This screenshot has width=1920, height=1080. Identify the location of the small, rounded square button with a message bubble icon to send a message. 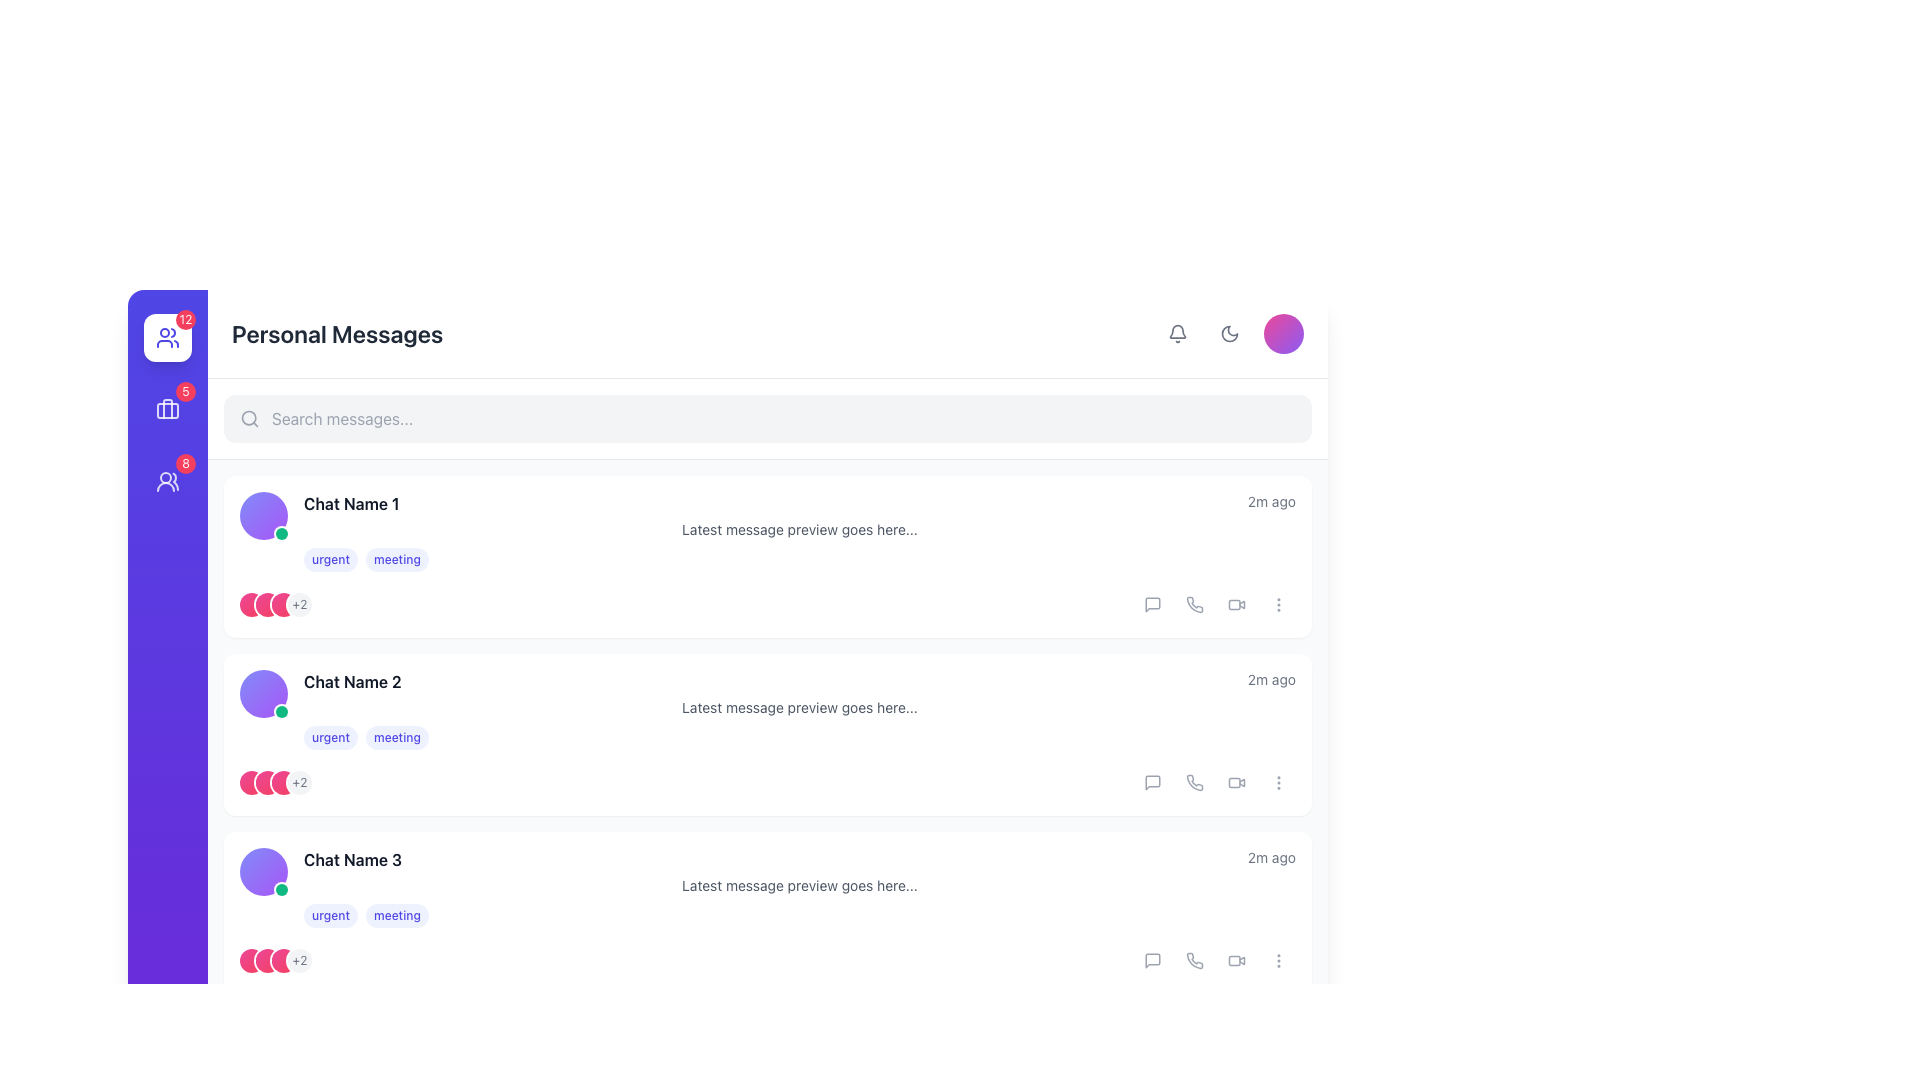
(1152, 959).